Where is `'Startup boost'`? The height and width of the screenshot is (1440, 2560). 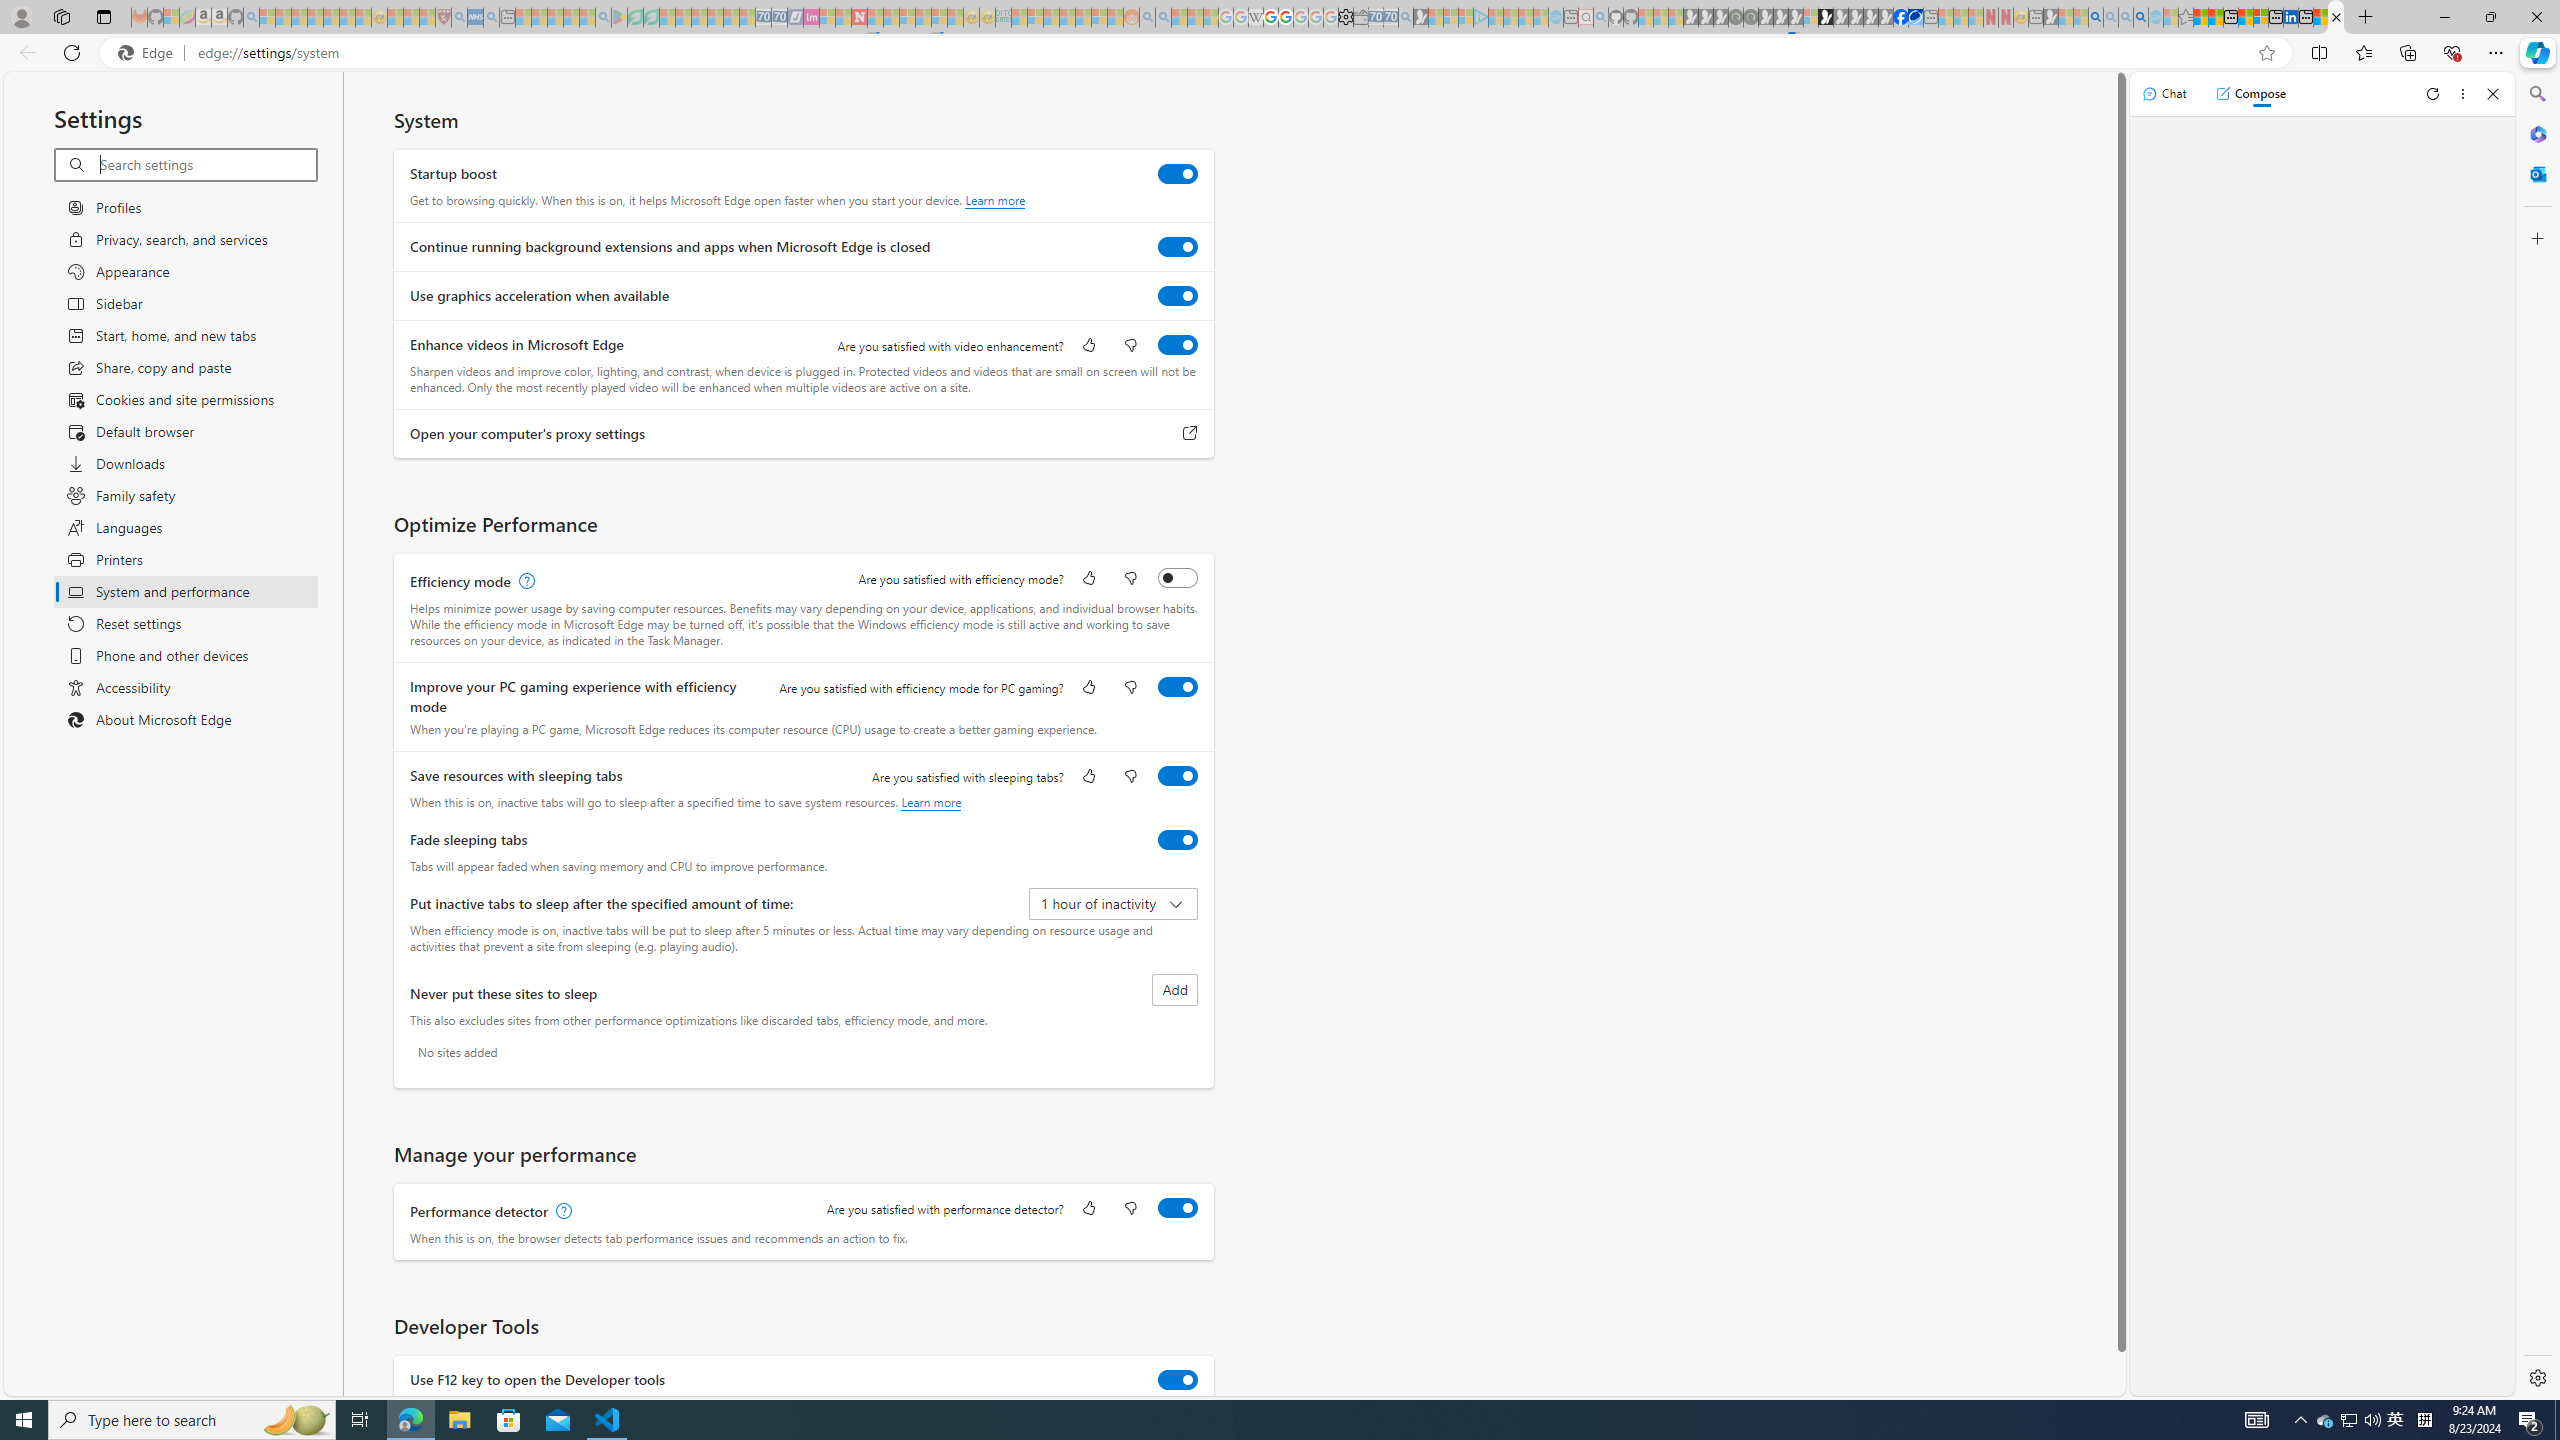
'Startup boost' is located at coordinates (1177, 173).